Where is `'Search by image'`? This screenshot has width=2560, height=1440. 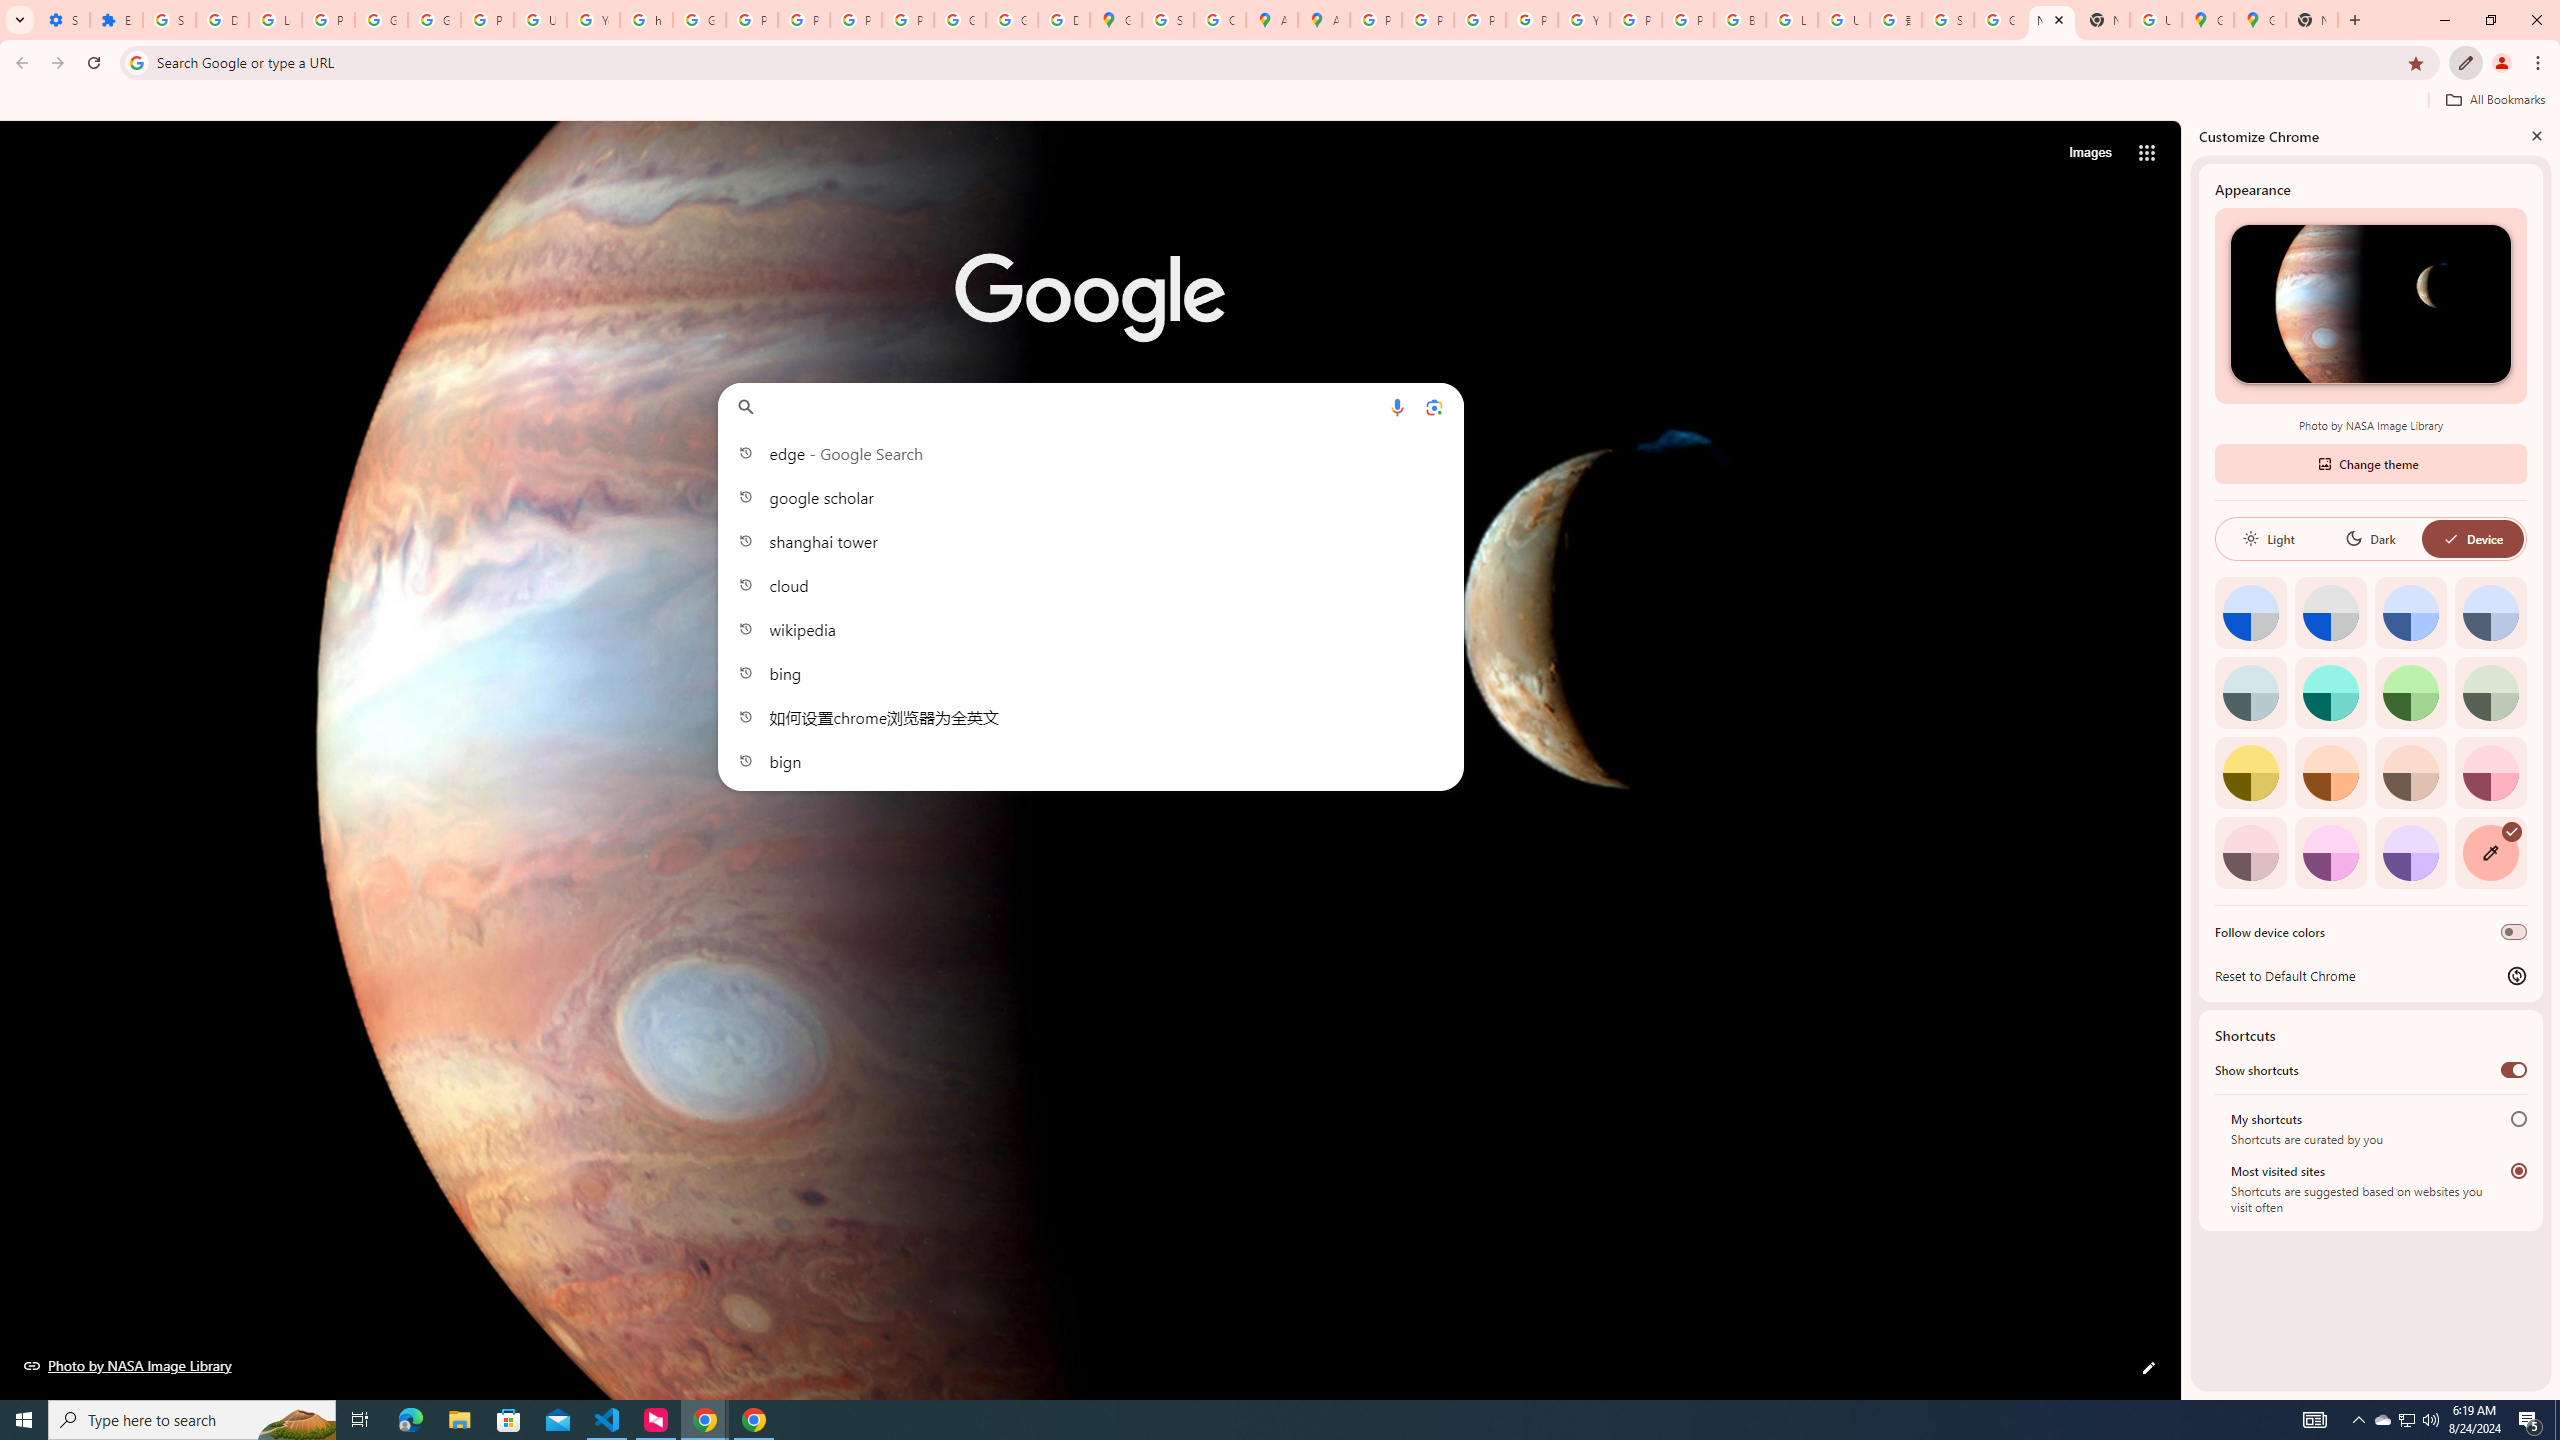 'Search by image' is located at coordinates (1434, 405).